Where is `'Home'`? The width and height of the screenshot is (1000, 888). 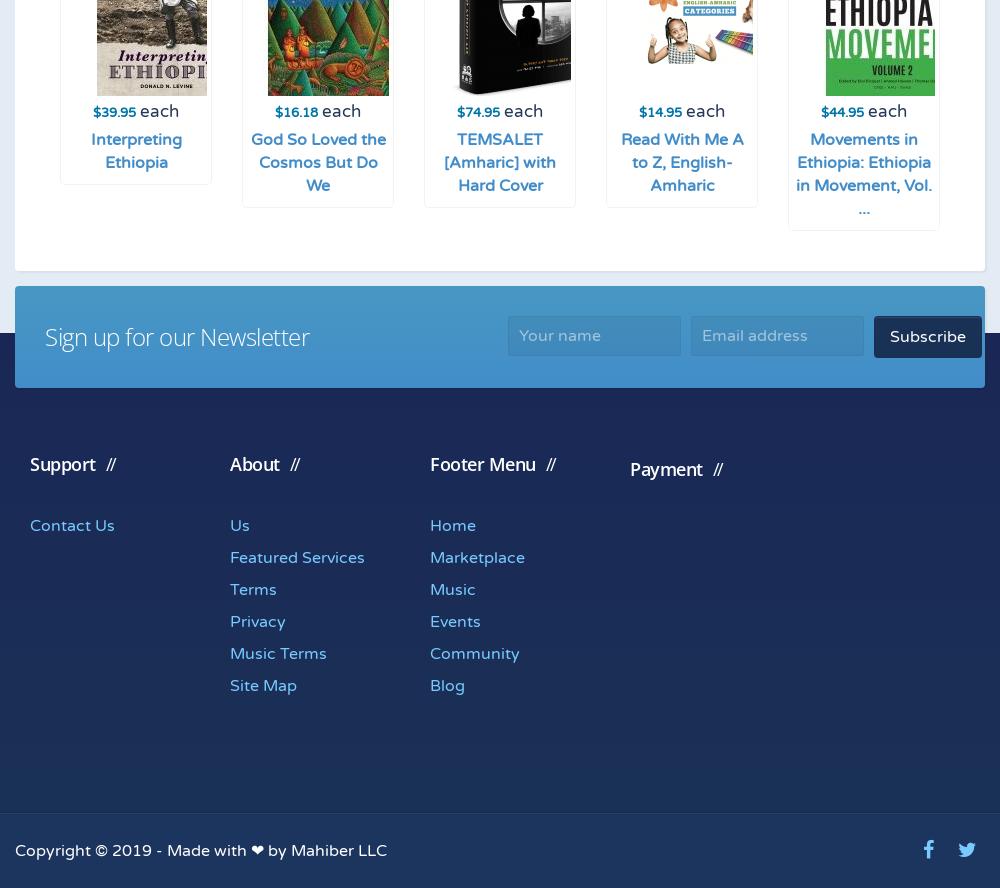 'Home' is located at coordinates (452, 524).